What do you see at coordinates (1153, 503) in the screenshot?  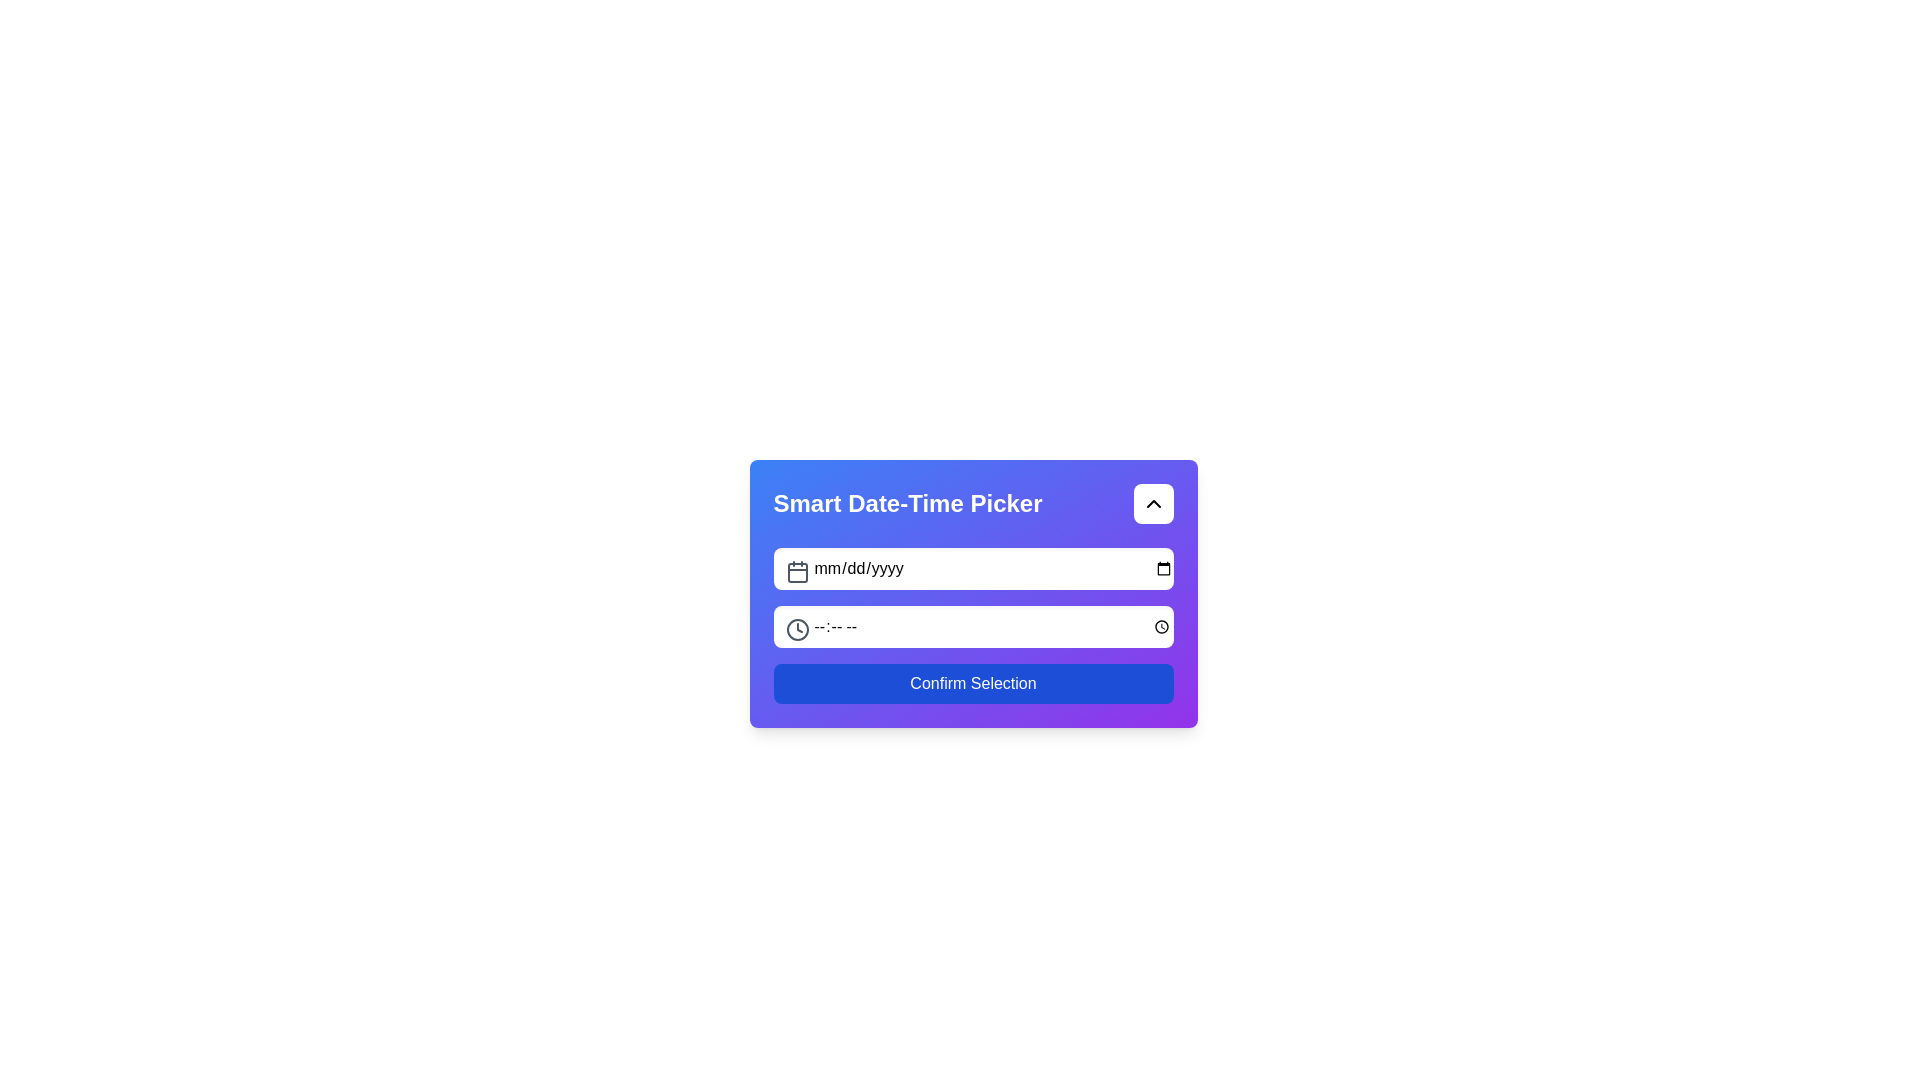 I see `the compact square button with a white background and black upward-pointing chevron icon located at the top-right corner of the 'Smart Date-Time Picker' interface` at bounding box center [1153, 503].